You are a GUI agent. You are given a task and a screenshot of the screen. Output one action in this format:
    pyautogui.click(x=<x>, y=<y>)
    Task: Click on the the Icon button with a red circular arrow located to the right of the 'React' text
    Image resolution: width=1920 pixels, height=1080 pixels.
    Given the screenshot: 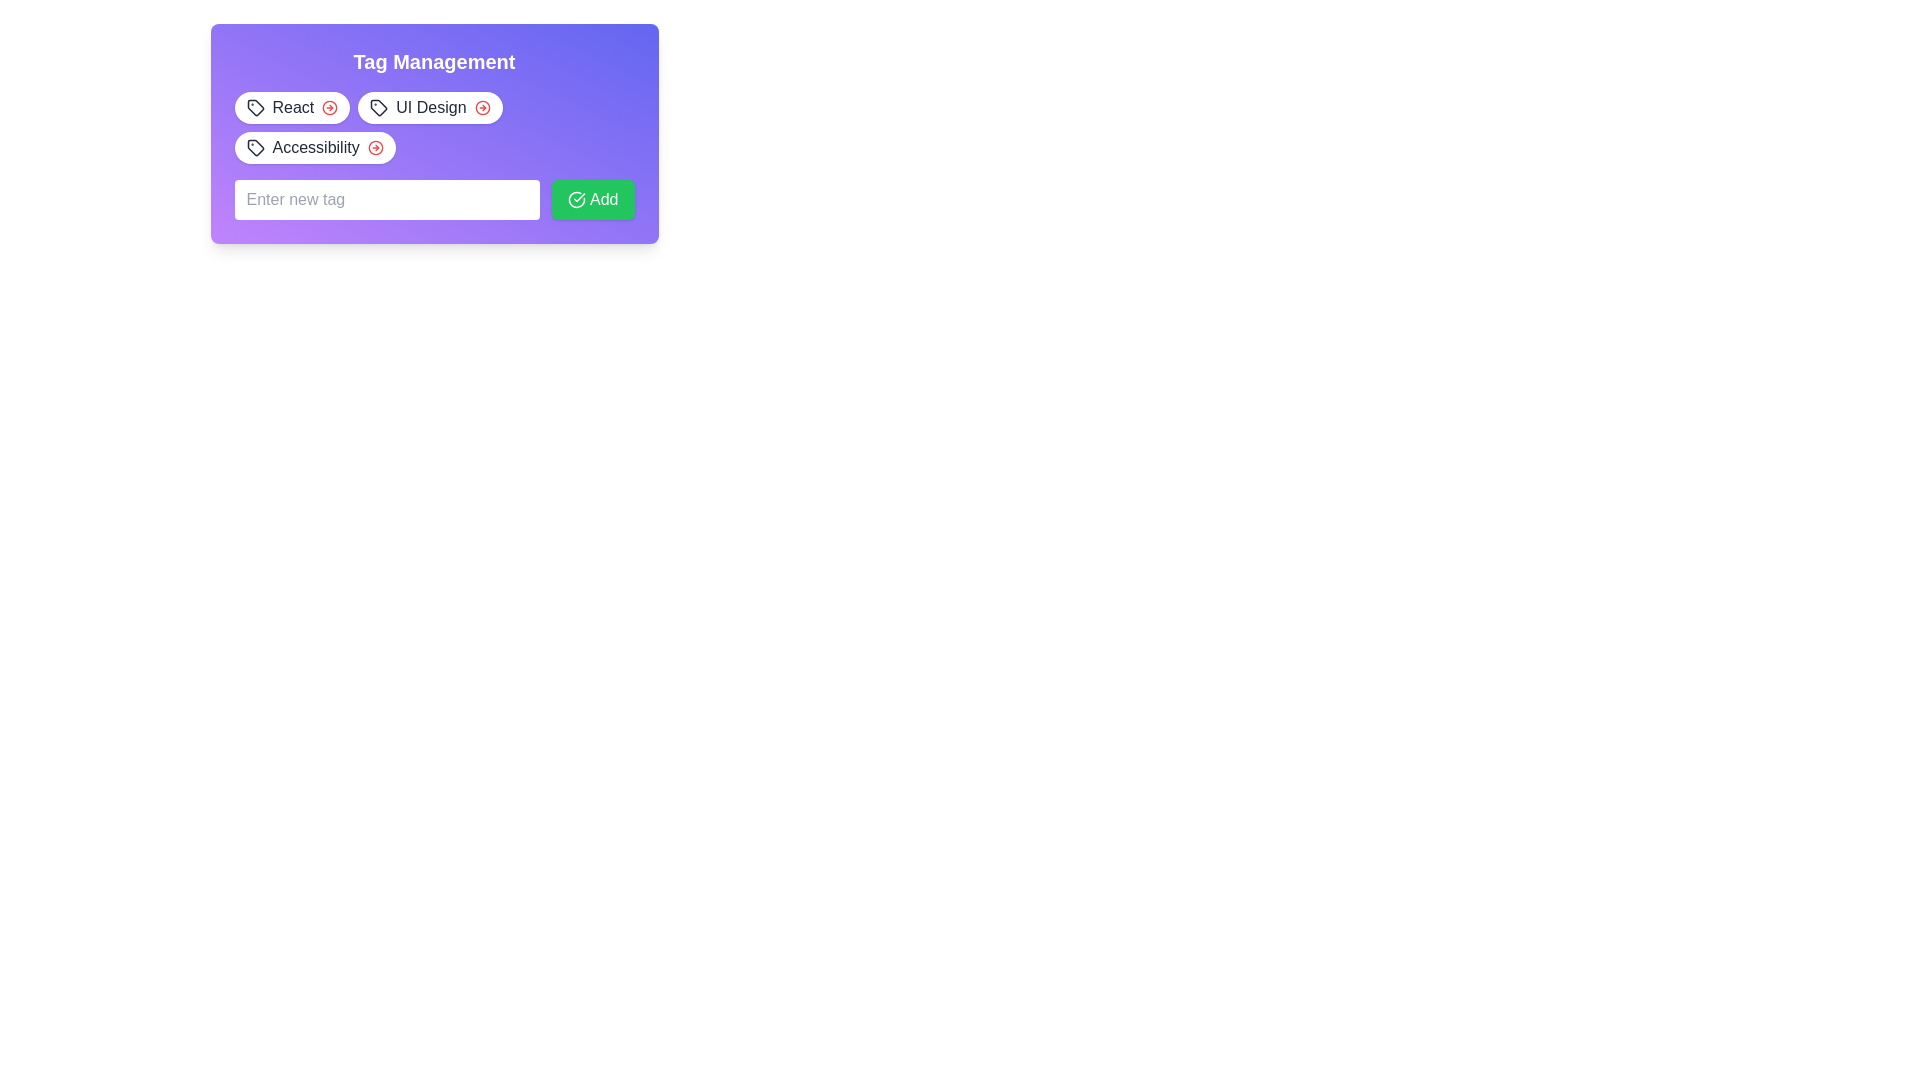 What is the action you would take?
    pyautogui.click(x=330, y=108)
    